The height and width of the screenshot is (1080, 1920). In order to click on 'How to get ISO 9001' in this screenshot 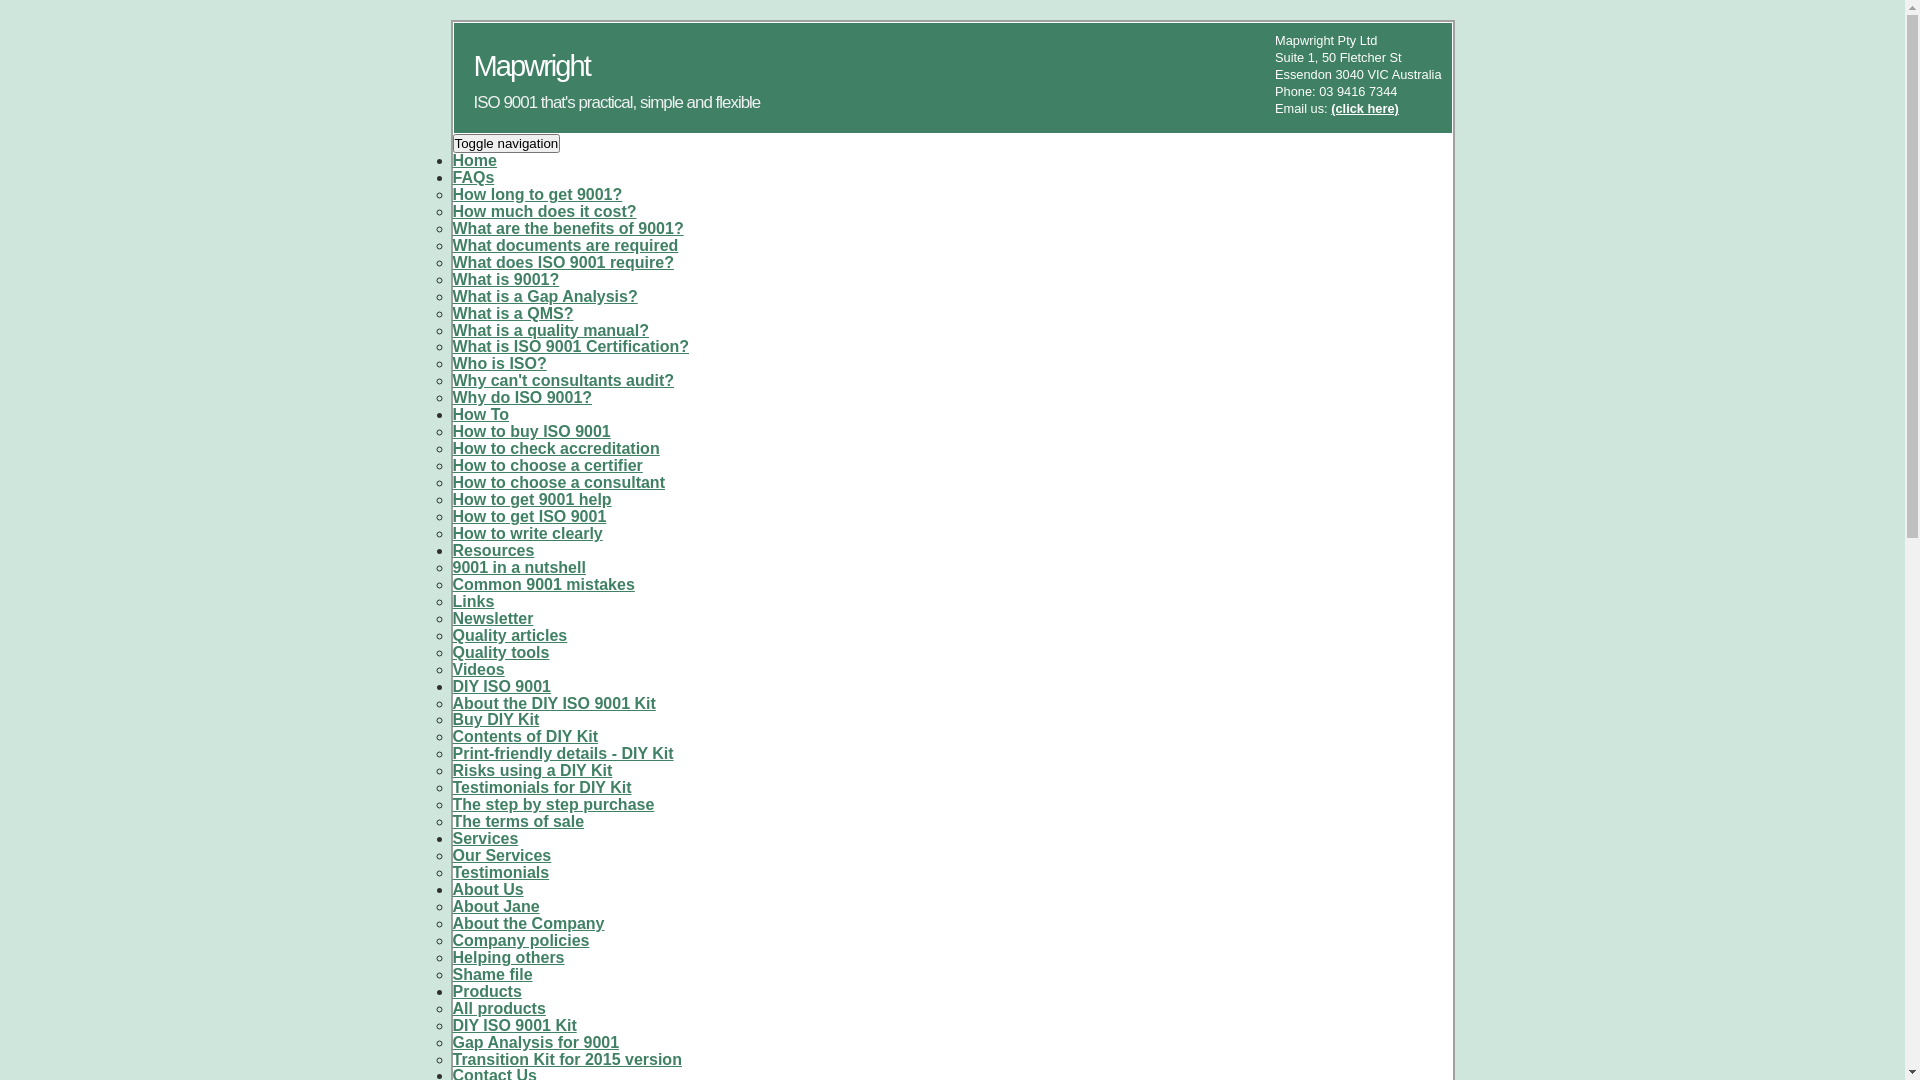, I will do `click(450, 515)`.